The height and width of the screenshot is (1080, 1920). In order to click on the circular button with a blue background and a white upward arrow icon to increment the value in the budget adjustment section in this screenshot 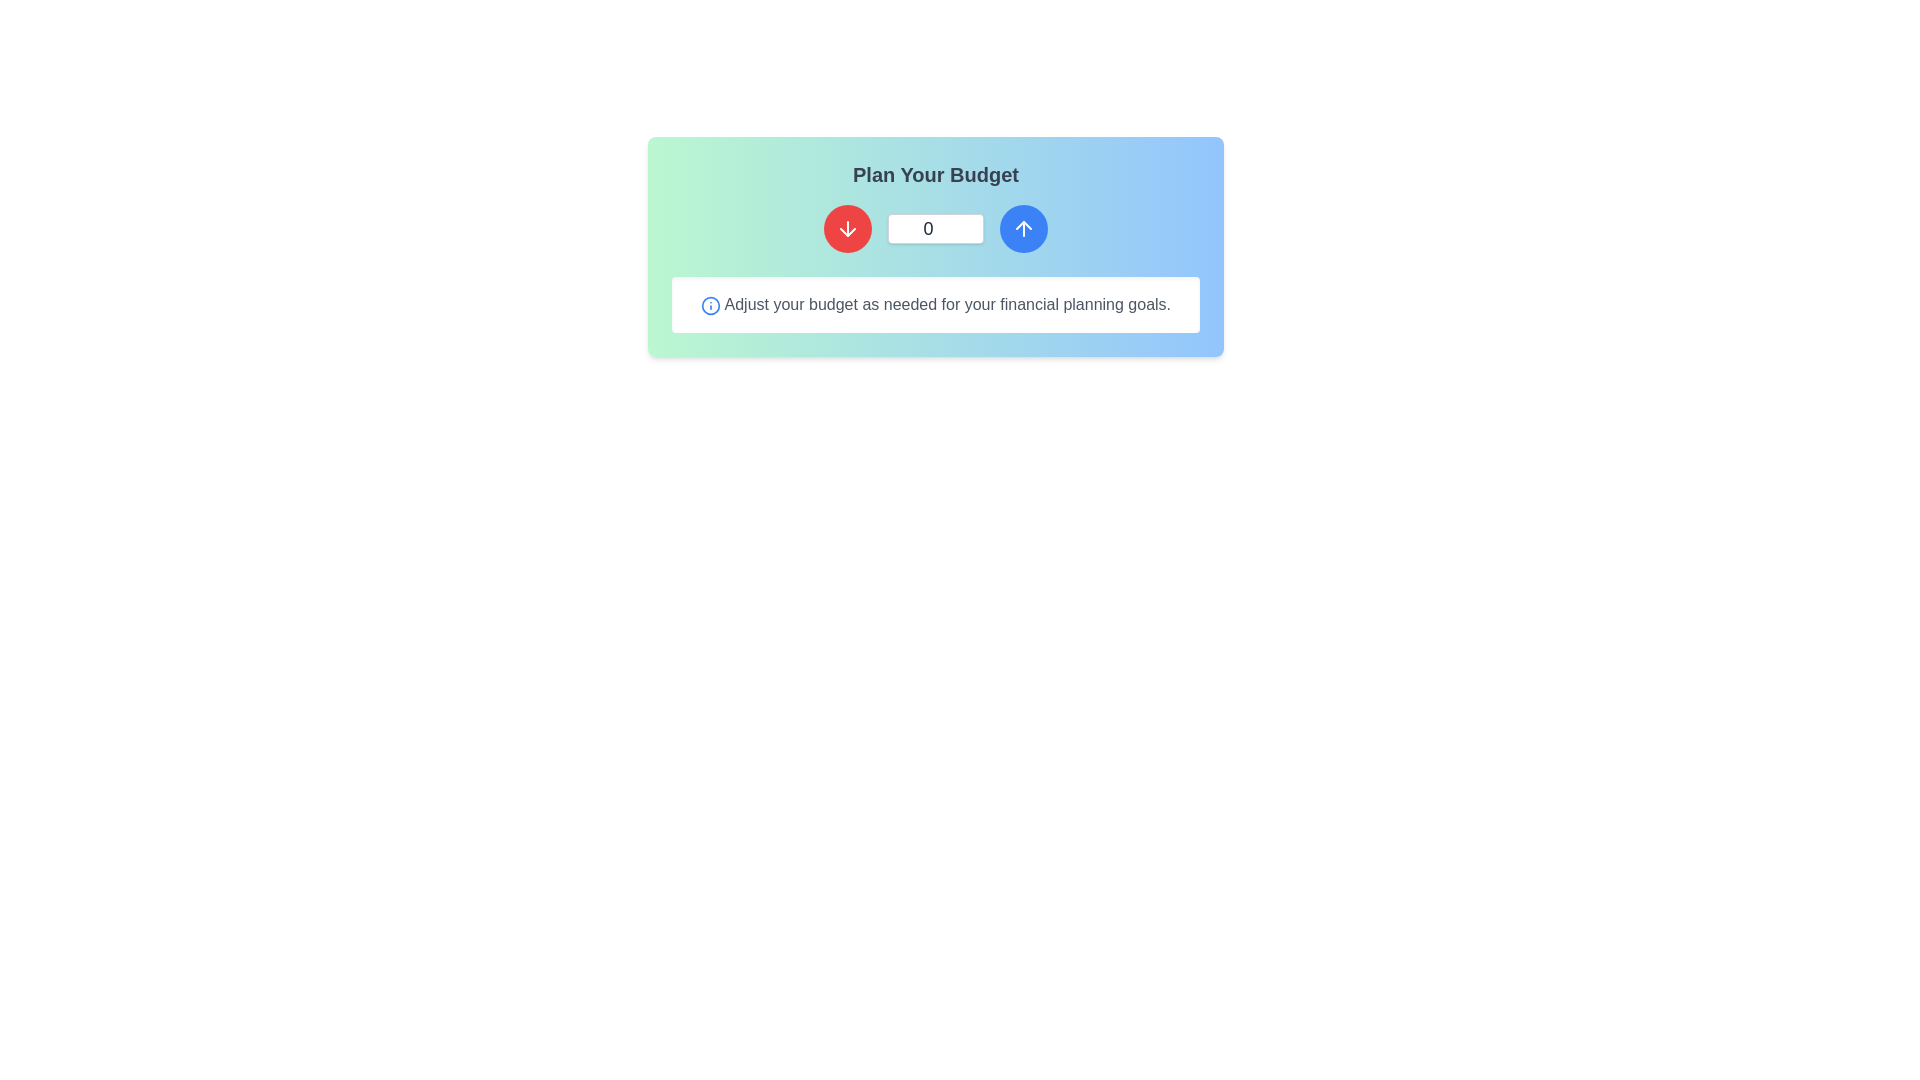, I will do `click(1023, 227)`.